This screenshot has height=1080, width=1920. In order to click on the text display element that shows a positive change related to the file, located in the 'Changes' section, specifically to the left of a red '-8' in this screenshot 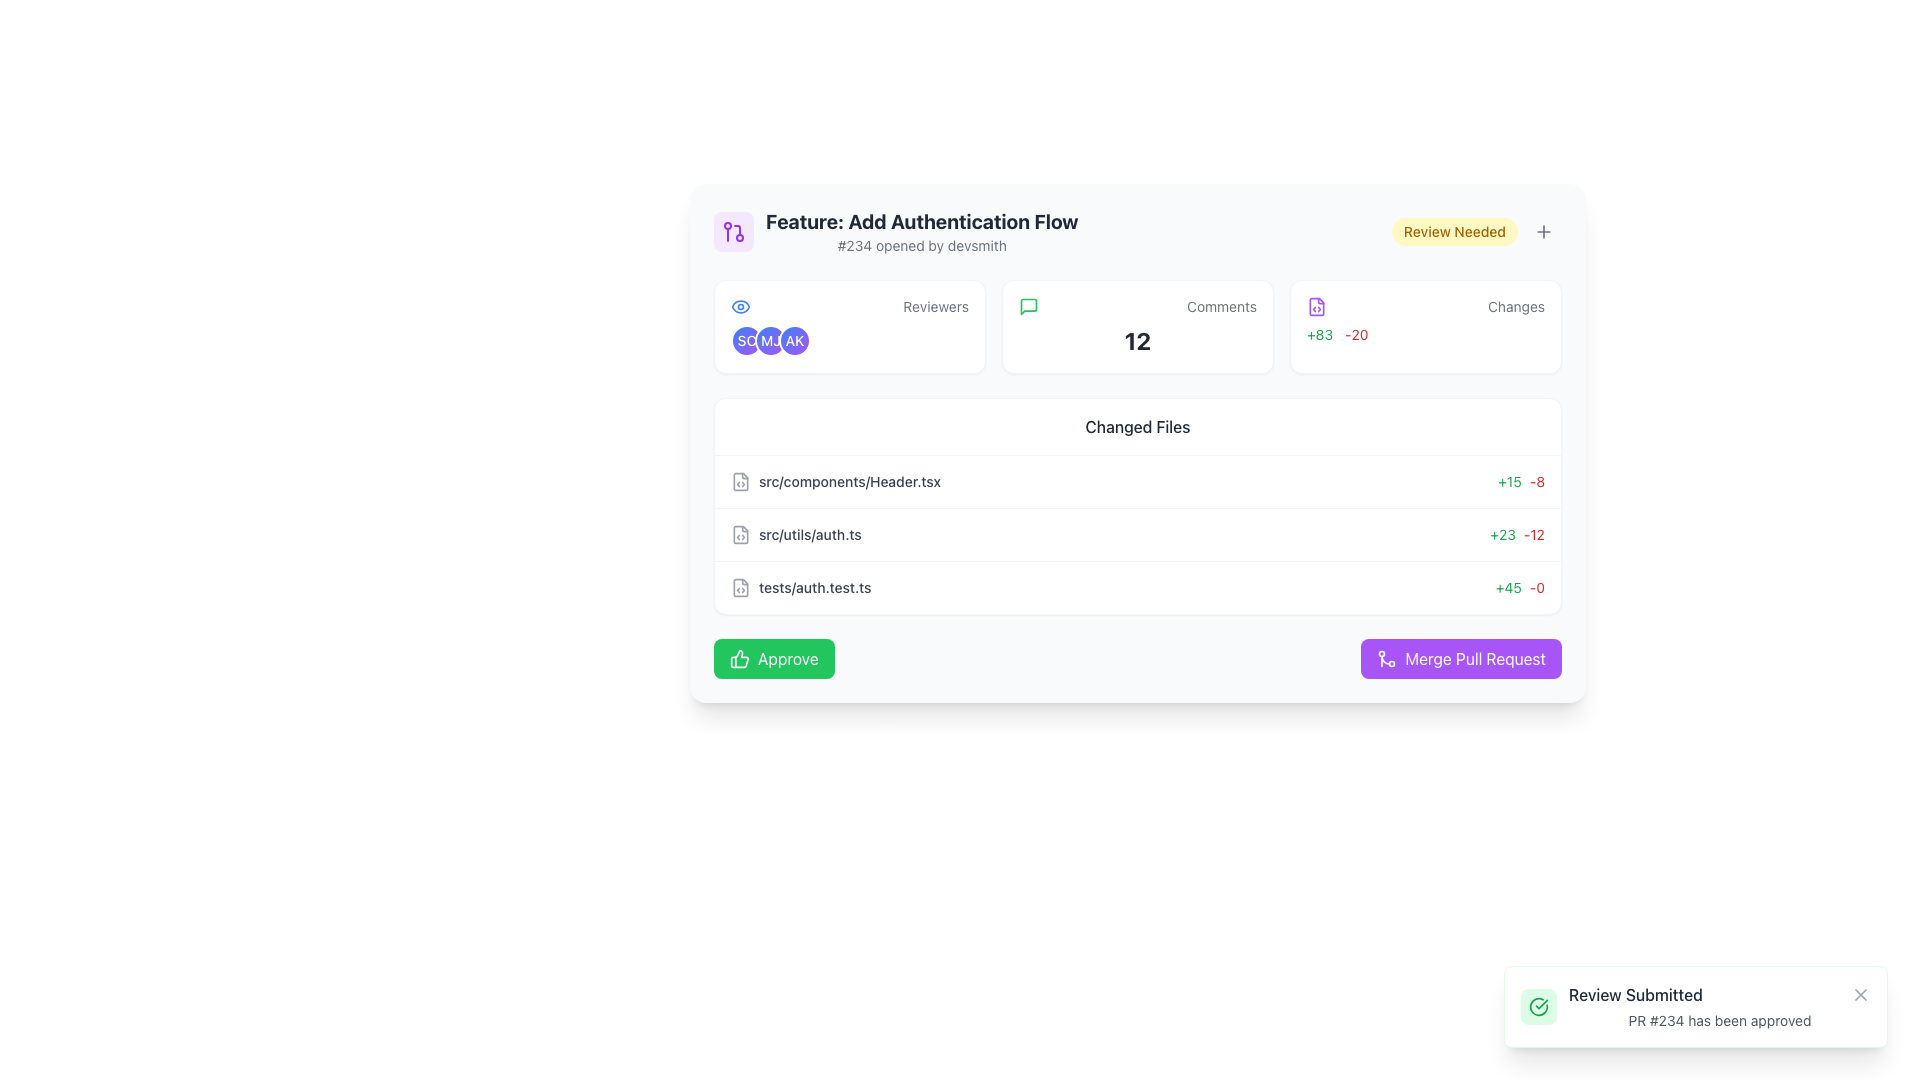, I will do `click(1509, 482)`.